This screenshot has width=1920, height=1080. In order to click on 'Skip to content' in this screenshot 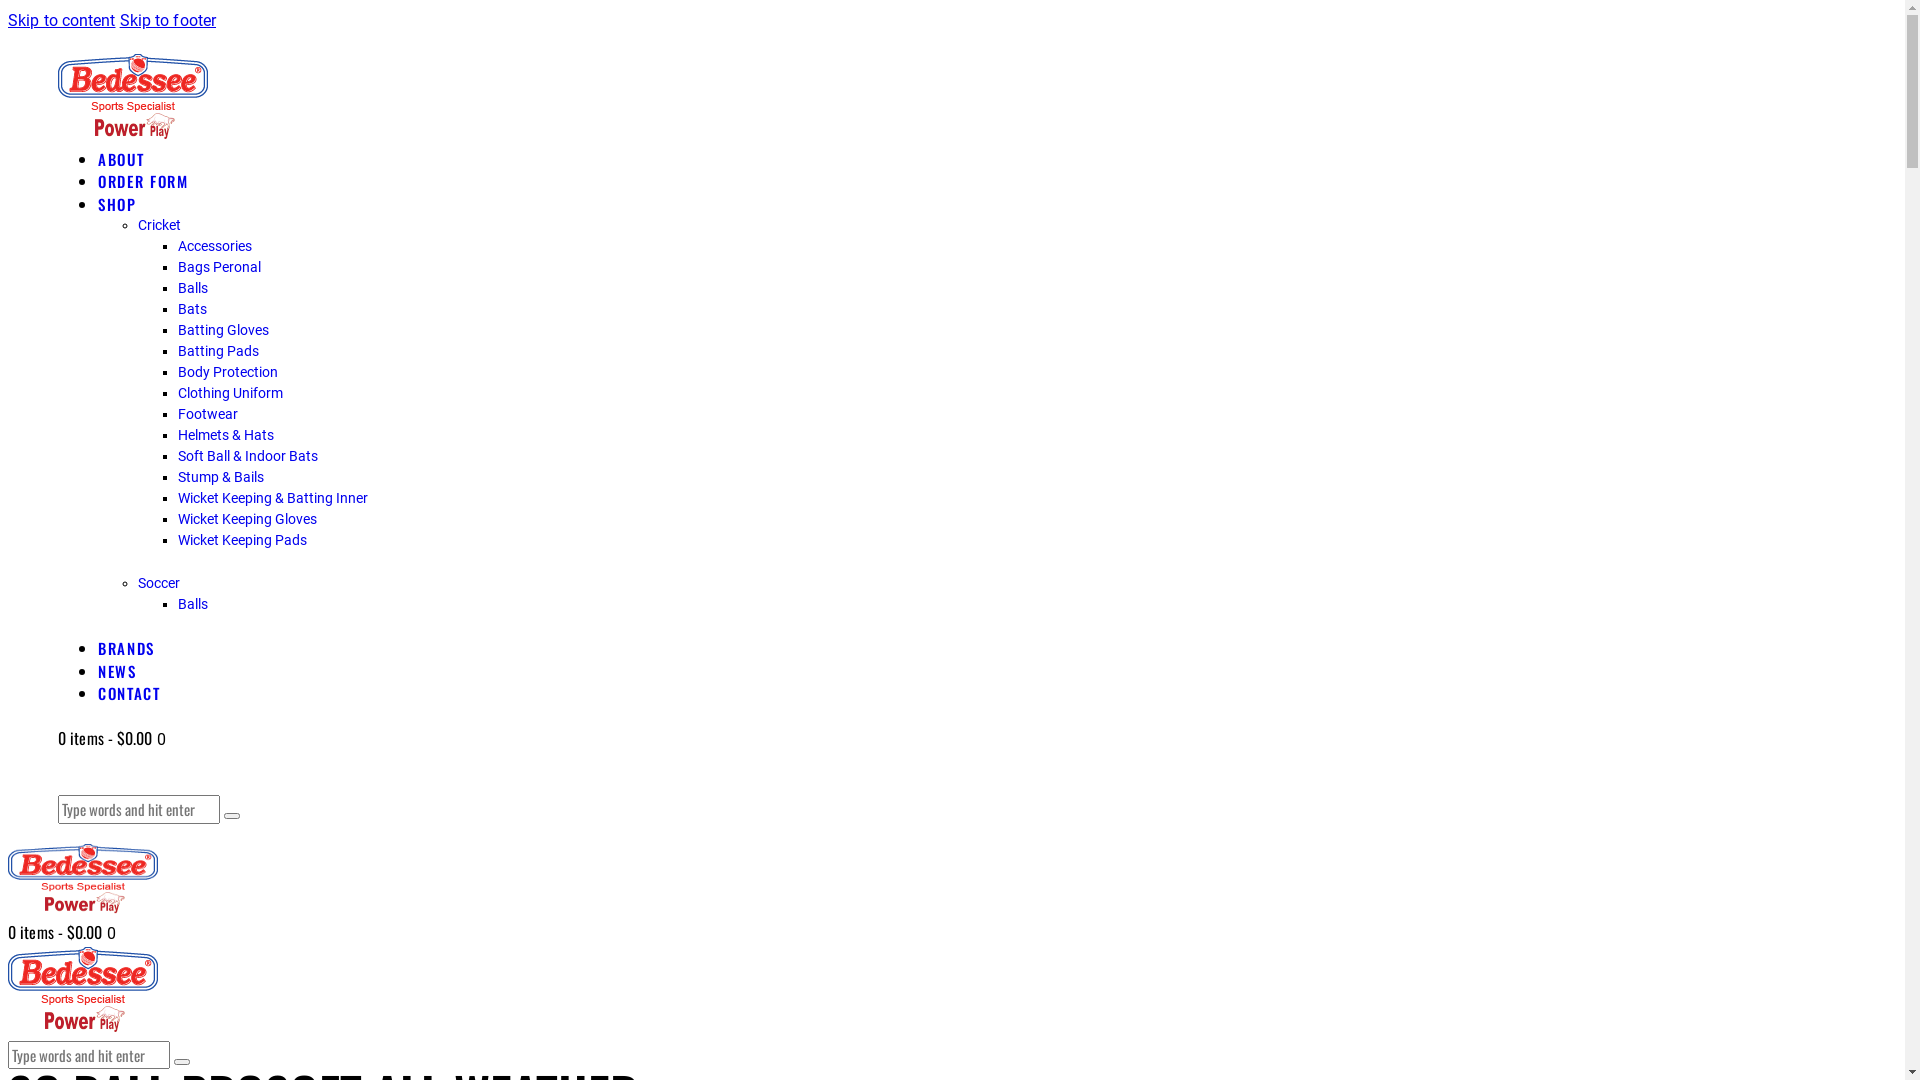, I will do `click(62, 20)`.